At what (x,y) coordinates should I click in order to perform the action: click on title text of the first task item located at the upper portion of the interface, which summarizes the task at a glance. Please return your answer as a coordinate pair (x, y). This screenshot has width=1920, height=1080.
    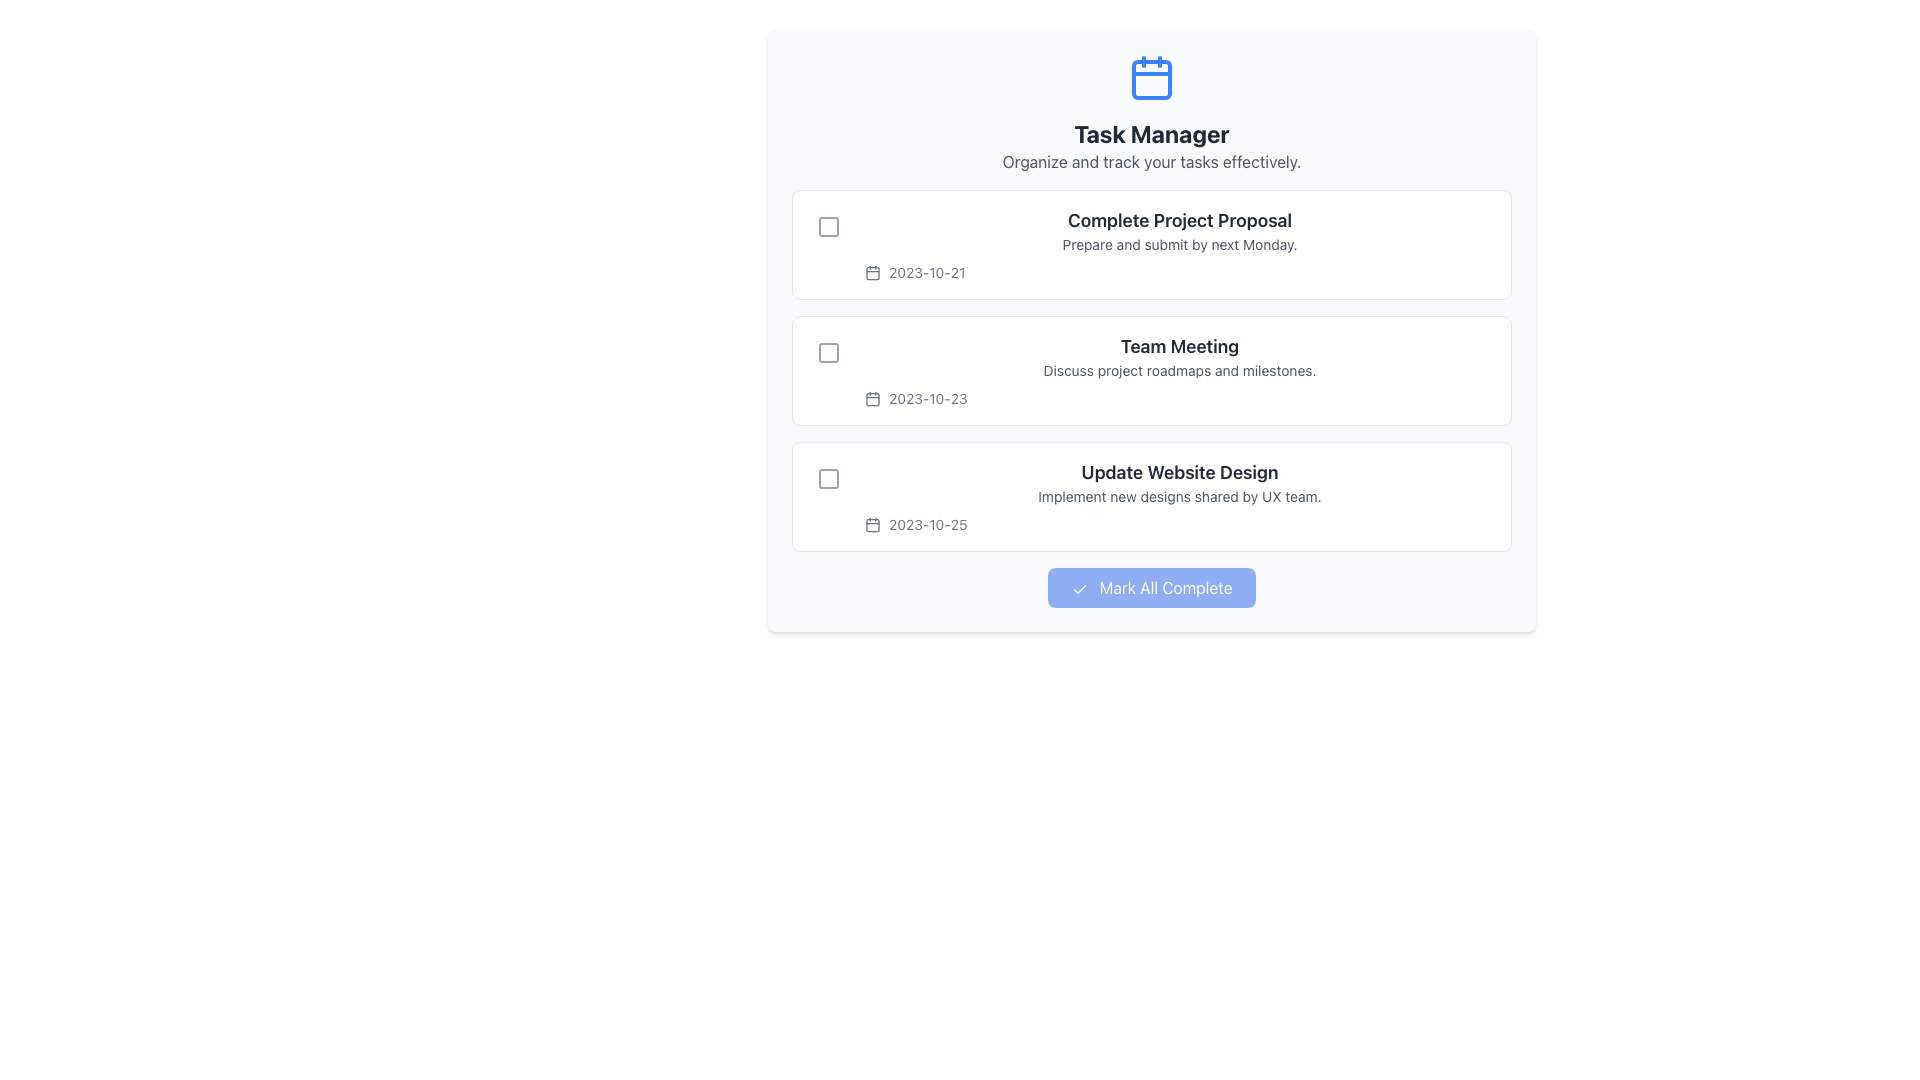
    Looking at the image, I should click on (1180, 220).